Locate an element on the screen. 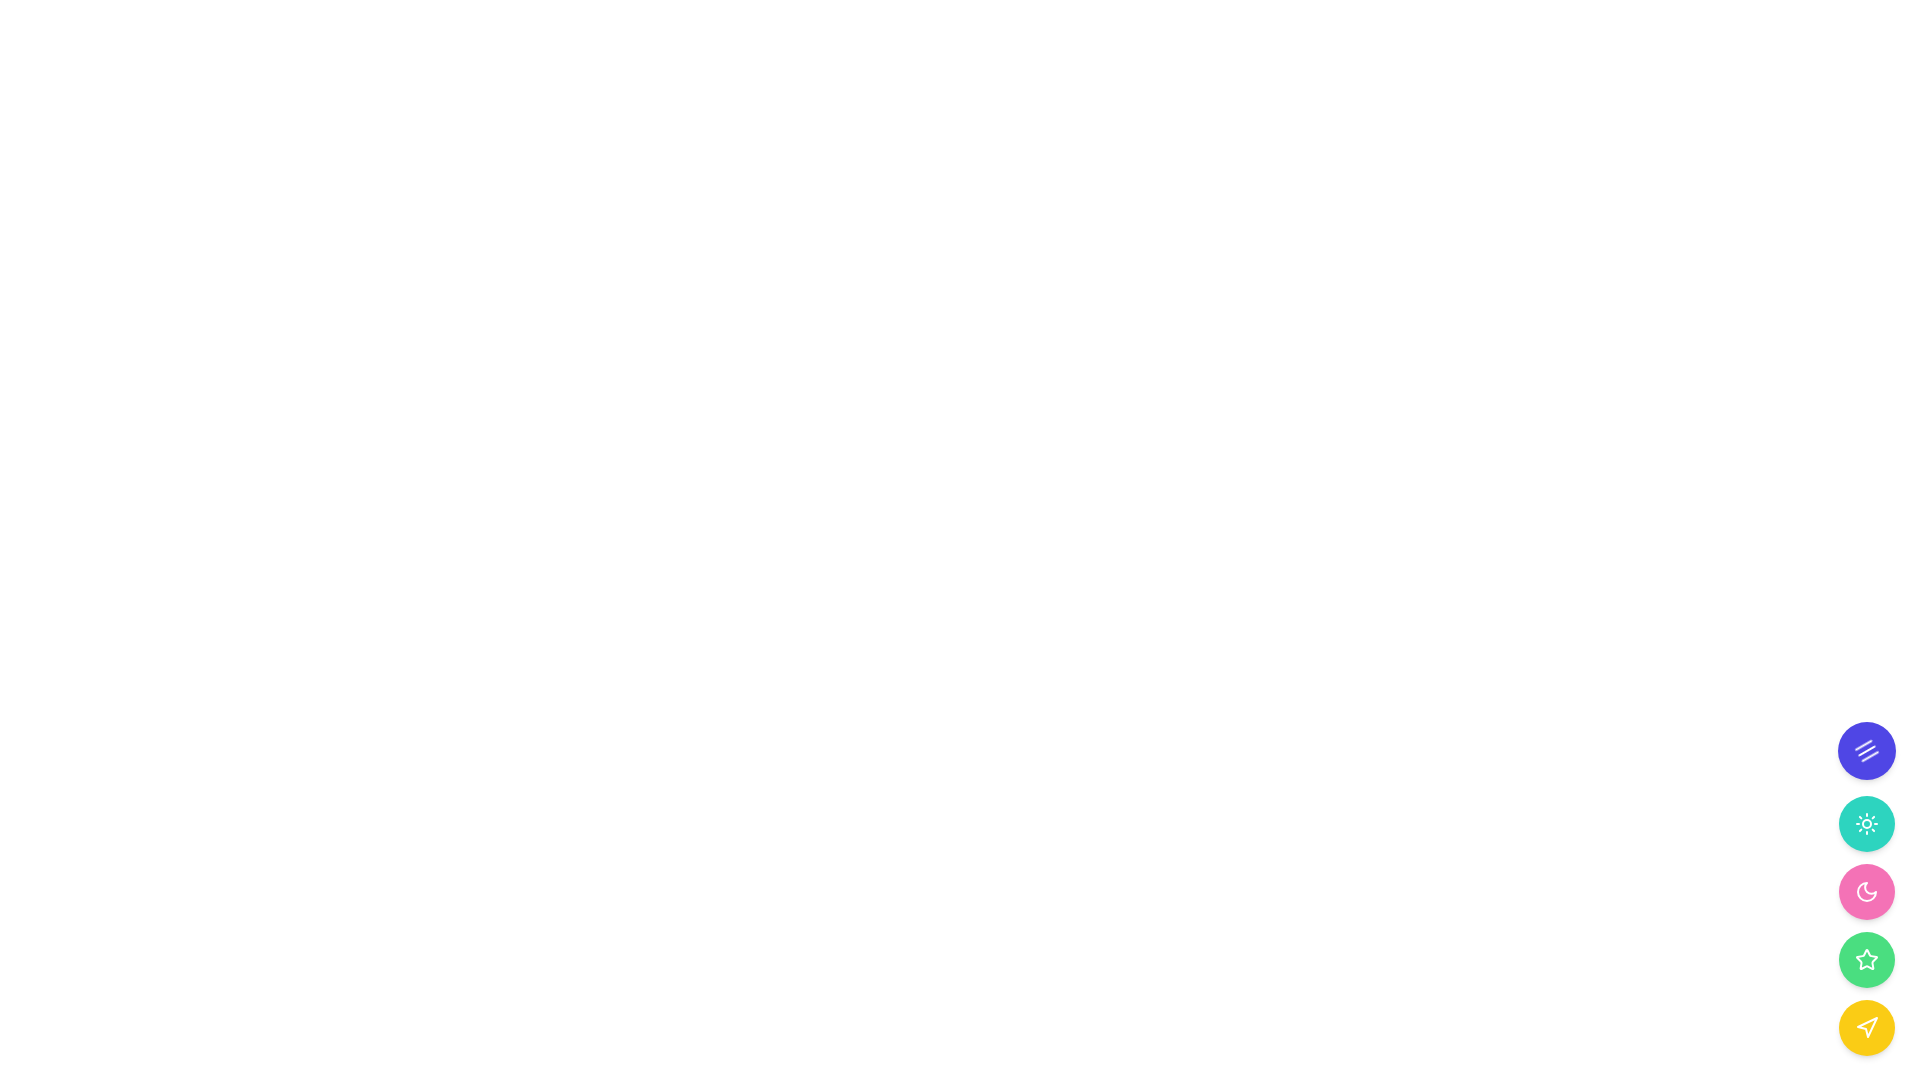 The height and width of the screenshot is (1080, 1920). the circular teal button with a sun icon located below the blue hamburger button is located at coordinates (1866, 824).